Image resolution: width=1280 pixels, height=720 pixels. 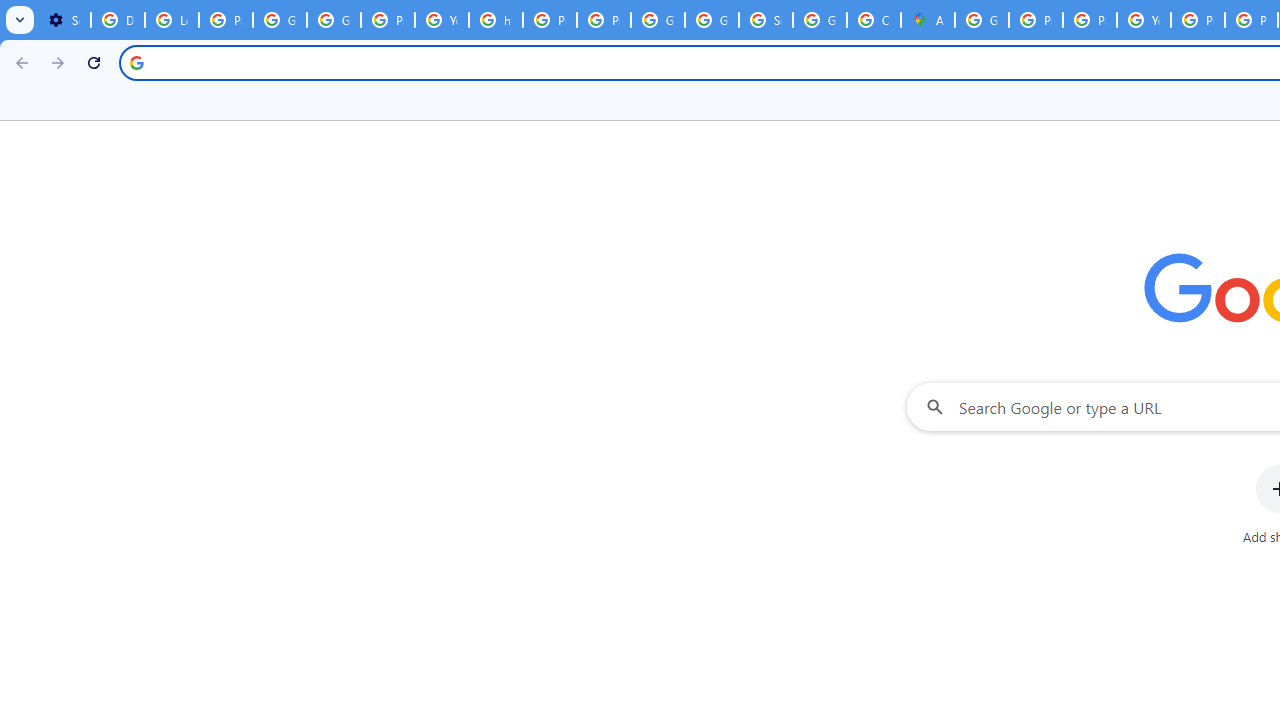 I want to click on 'Google Account Help', so click(x=334, y=20).